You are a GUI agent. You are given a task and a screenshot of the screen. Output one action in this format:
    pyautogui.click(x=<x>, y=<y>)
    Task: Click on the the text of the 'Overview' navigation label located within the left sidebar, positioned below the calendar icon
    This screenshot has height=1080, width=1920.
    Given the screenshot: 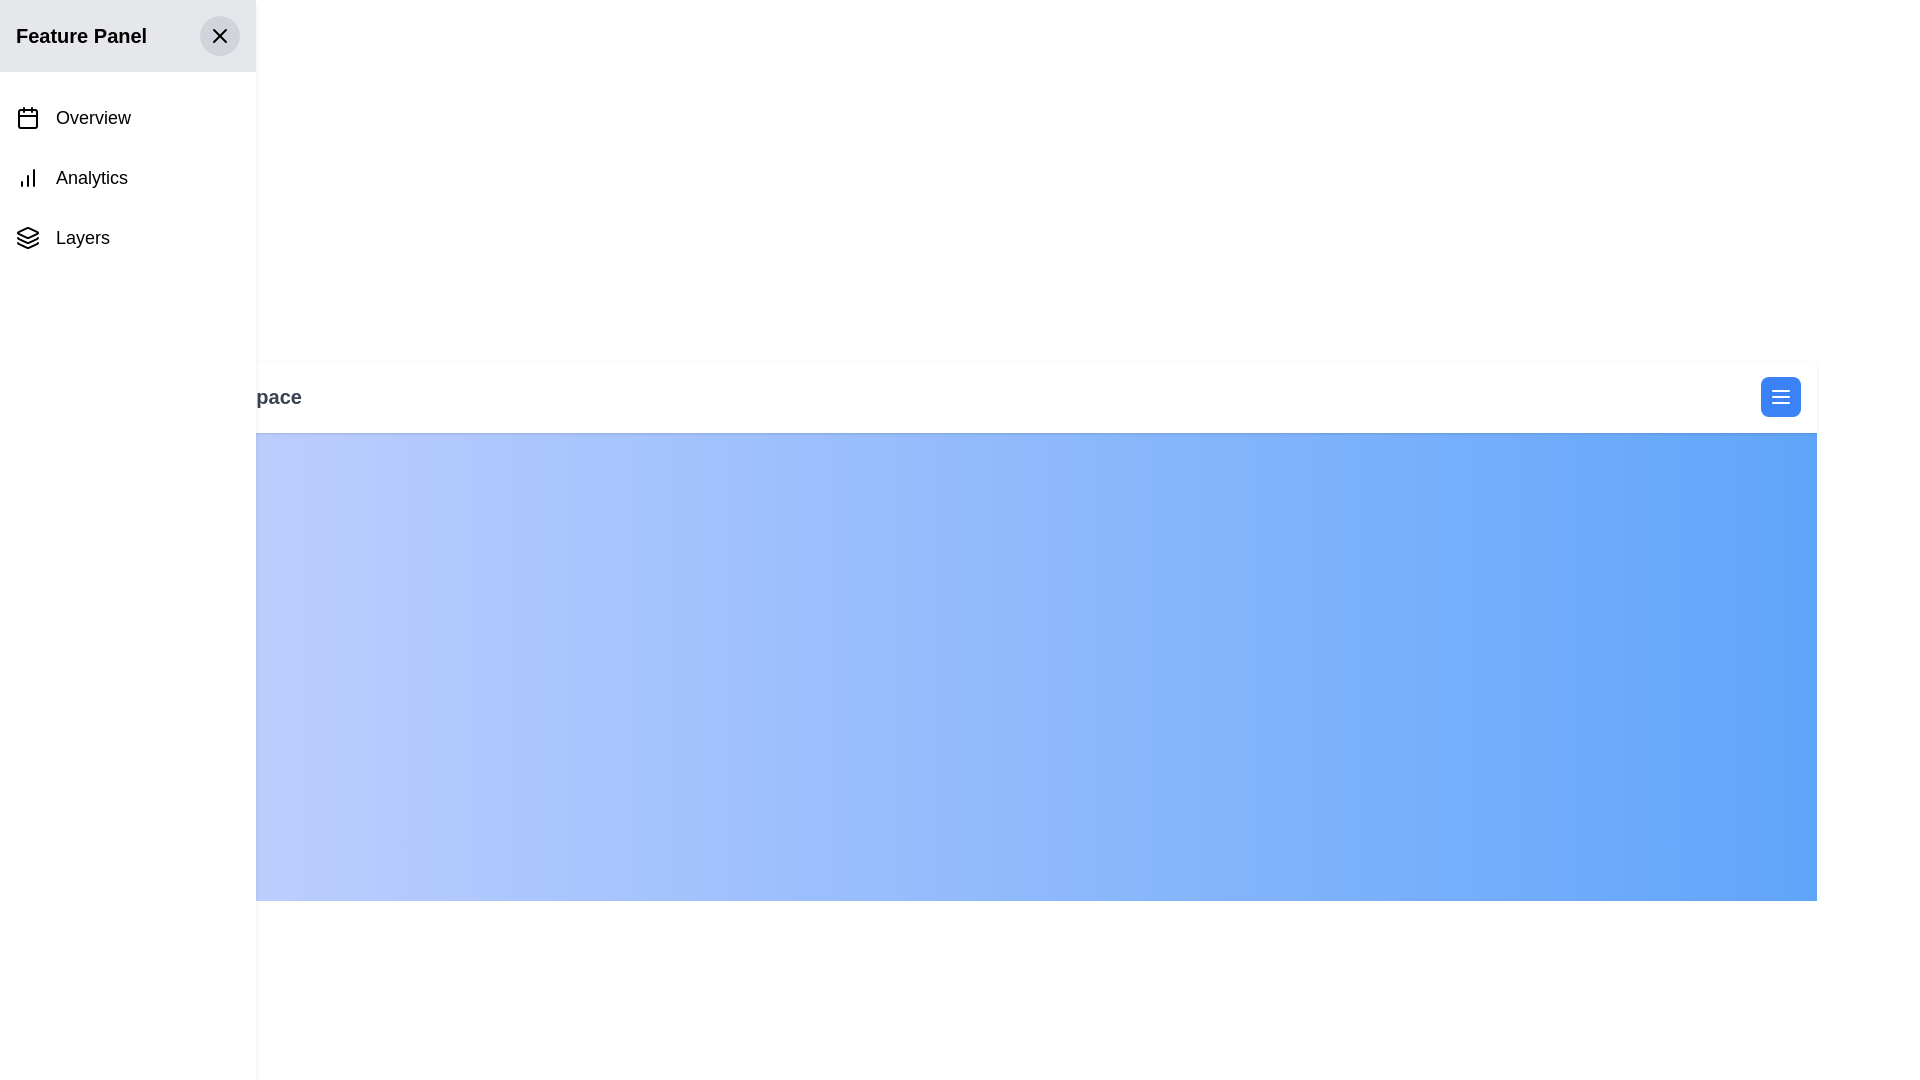 What is the action you would take?
    pyautogui.click(x=92, y=118)
    